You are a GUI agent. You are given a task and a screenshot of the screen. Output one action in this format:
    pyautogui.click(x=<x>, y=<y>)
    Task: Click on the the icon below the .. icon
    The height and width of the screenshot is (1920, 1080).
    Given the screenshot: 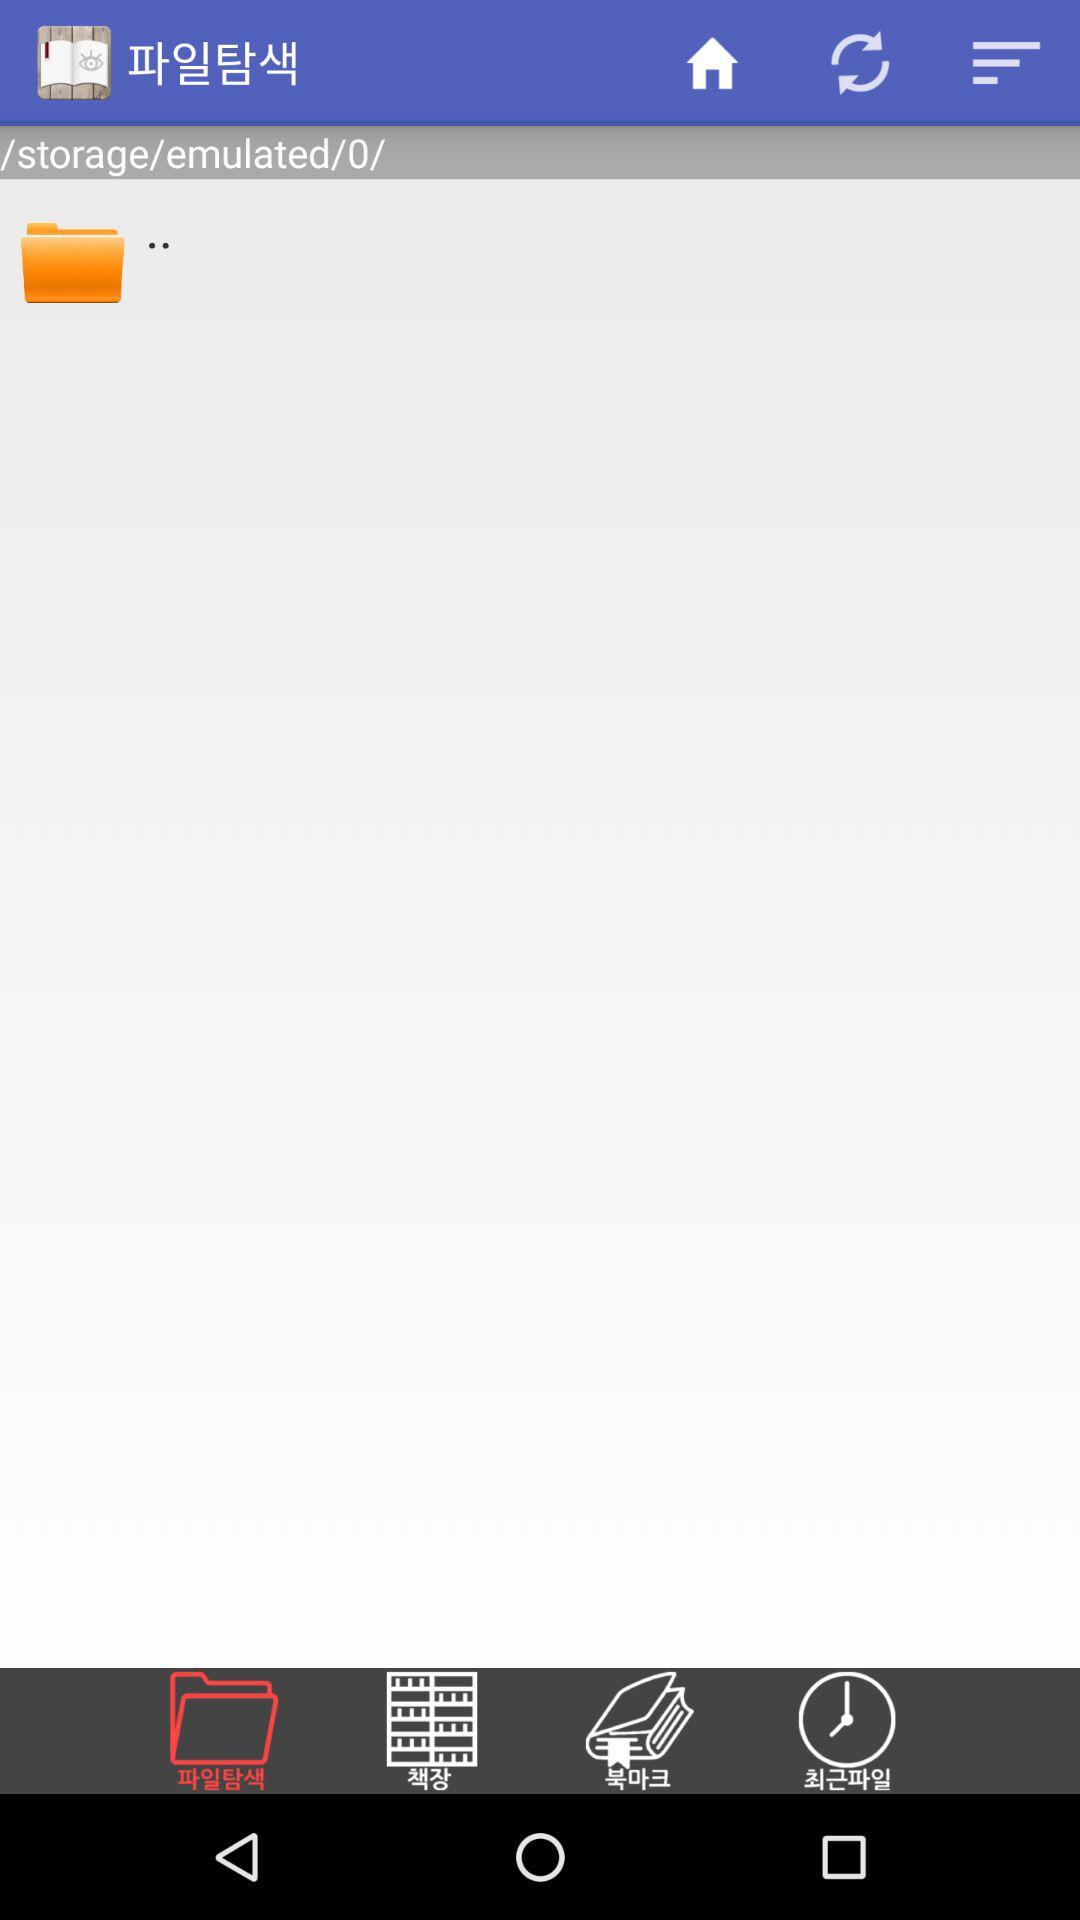 What is the action you would take?
    pyautogui.click(x=455, y=1730)
    